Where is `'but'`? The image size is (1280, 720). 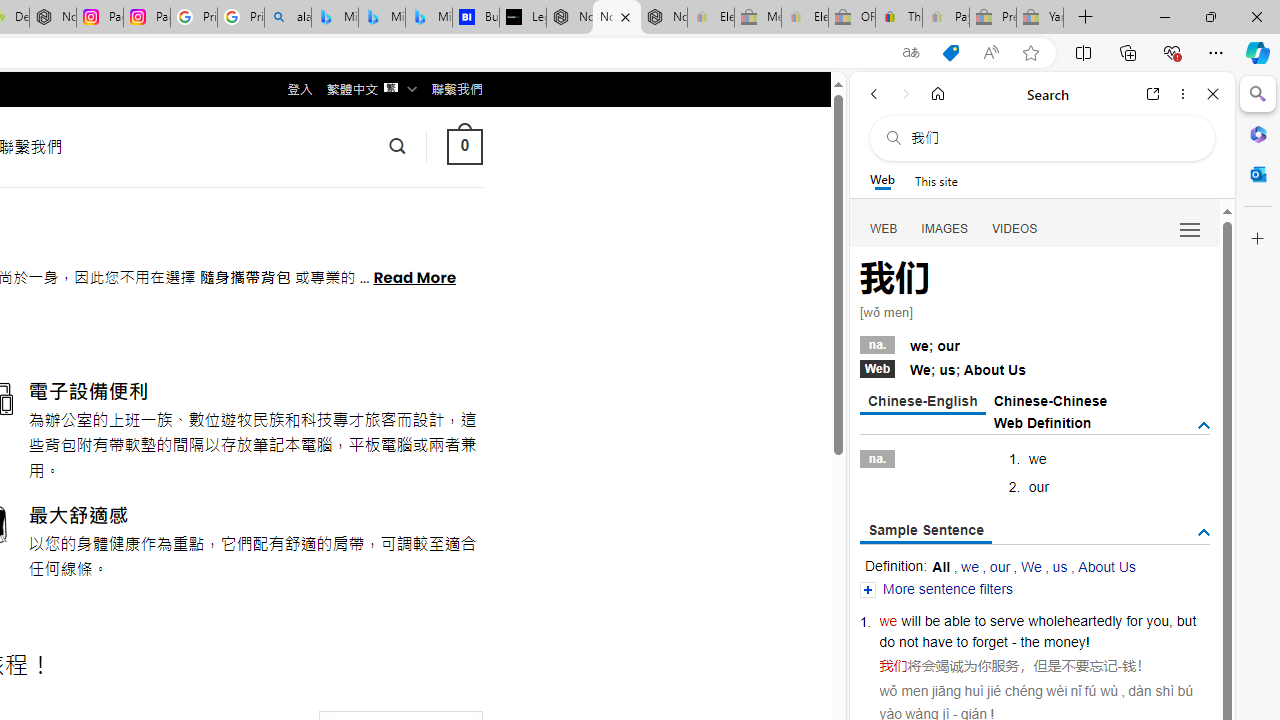 'but' is located at coordinates (1186, 620).